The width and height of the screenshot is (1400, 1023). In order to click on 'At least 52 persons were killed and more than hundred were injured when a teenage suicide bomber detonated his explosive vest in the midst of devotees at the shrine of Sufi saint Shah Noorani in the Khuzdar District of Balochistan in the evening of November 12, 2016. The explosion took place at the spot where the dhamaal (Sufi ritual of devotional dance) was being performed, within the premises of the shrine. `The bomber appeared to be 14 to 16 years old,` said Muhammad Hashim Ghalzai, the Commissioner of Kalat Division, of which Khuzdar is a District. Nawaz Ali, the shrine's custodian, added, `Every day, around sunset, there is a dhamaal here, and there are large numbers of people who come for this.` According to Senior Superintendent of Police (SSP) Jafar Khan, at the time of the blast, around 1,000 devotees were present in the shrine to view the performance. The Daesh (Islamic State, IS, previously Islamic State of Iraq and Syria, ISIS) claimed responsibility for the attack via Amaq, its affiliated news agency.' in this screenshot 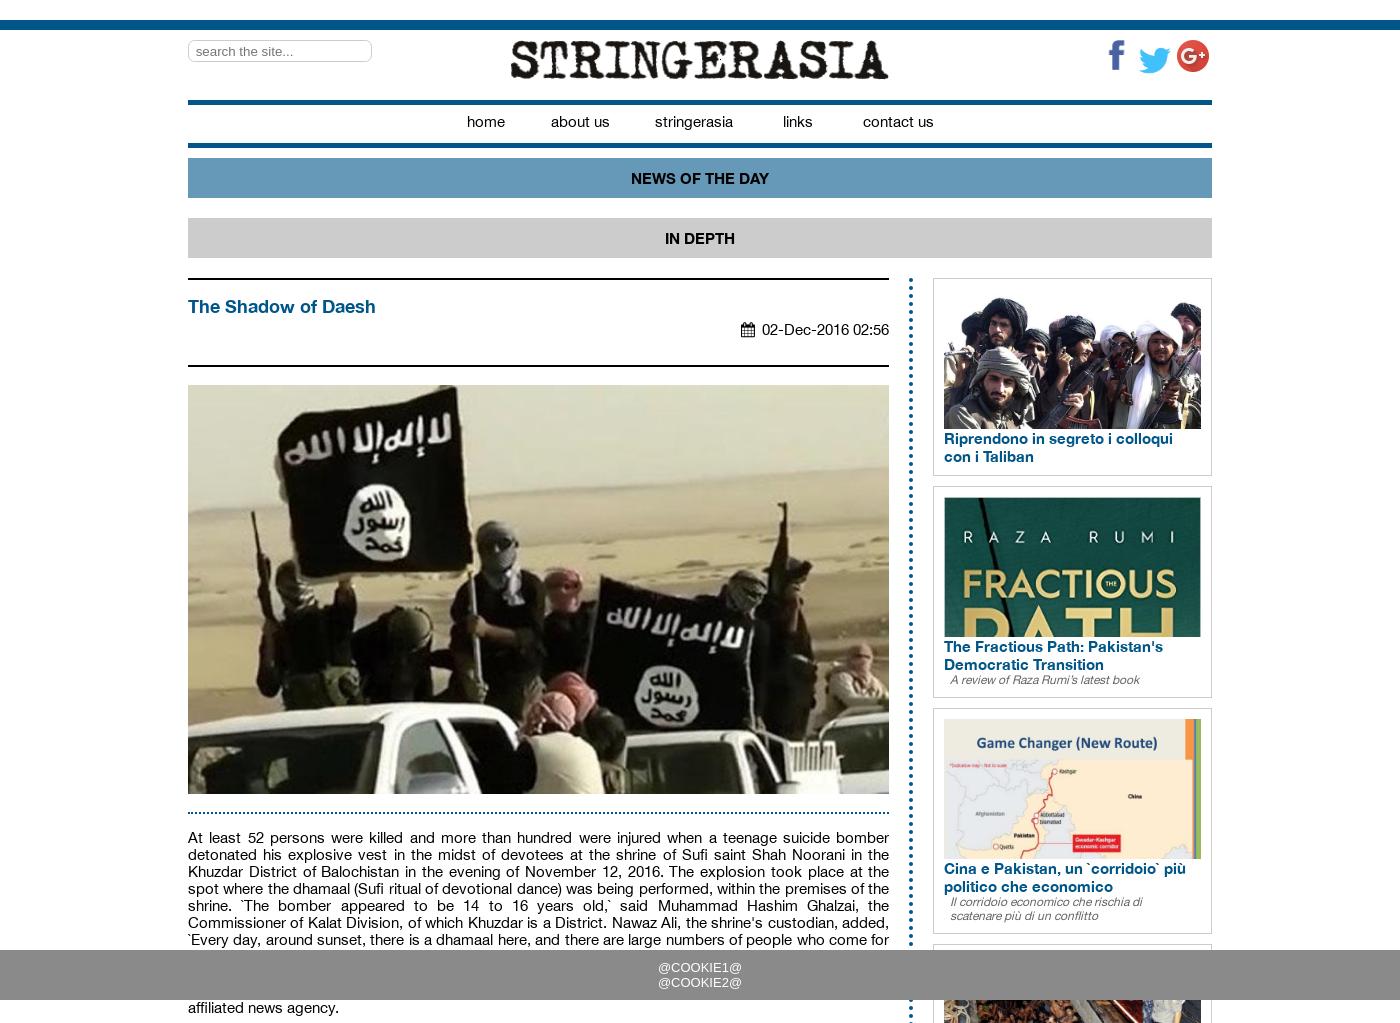, I will do `click(538, 921)`.